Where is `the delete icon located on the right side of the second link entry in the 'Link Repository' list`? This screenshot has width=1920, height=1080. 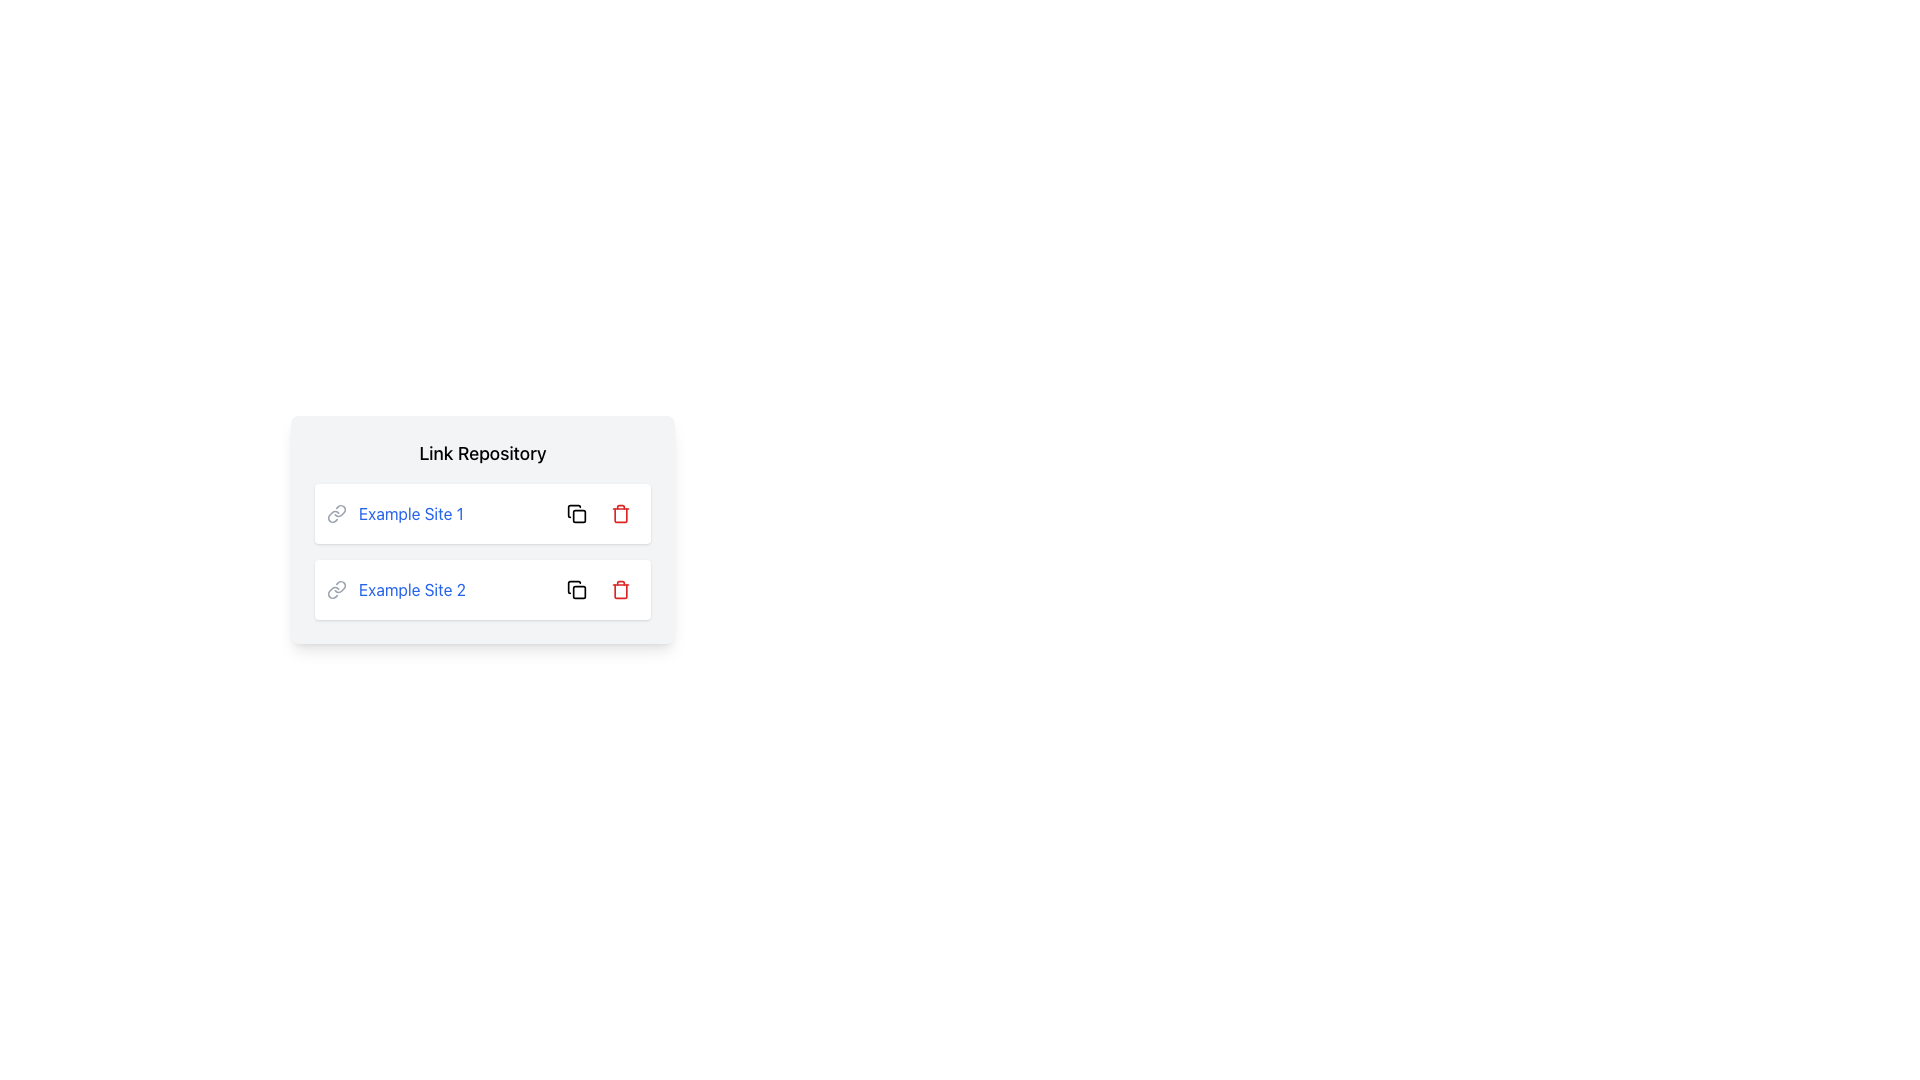
the delete icon located on the right side of the second link entry in the 'Link Repository' list is located at coordinates (619, 589).